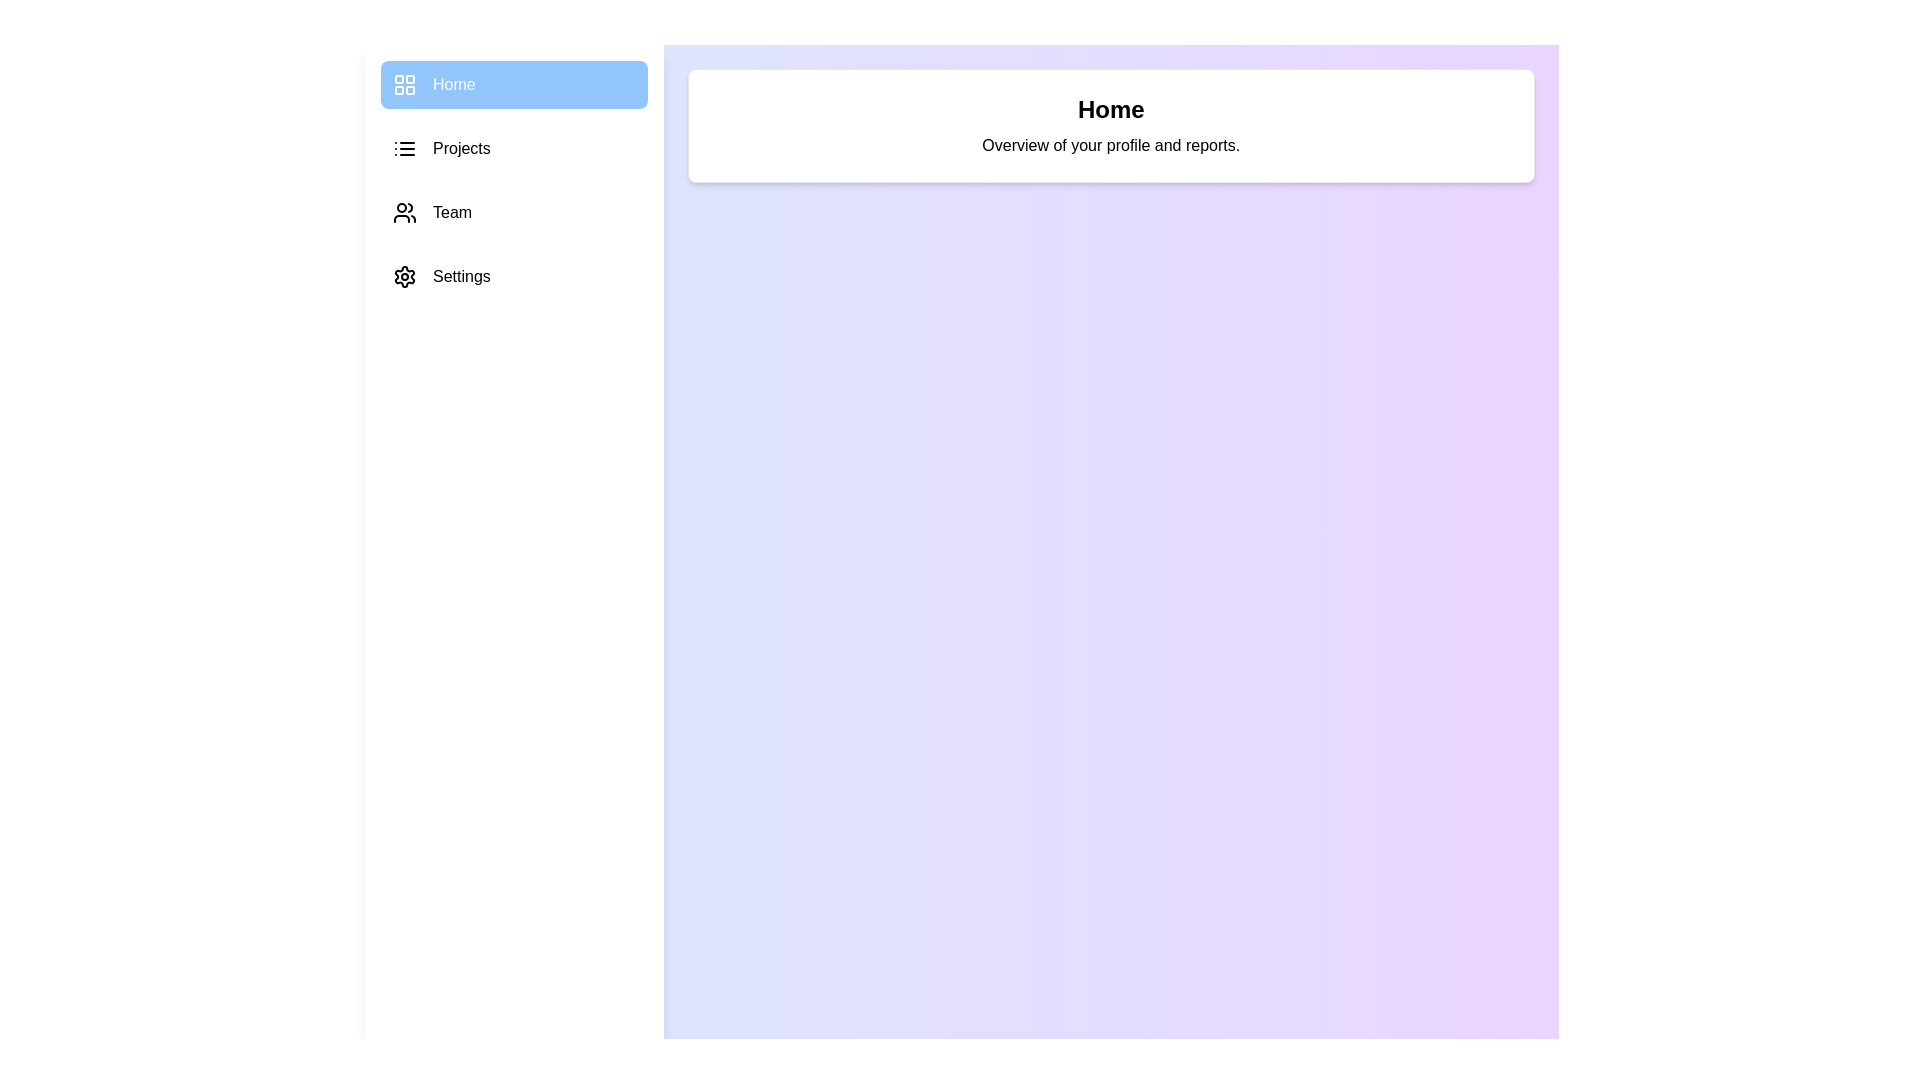 The image size is (1920, 1080). What do you see at coordinates (514, 83) in the screenshot?
I see `the sidebar item labeled Home to view its hover effects` at bounding box center [514, 83].